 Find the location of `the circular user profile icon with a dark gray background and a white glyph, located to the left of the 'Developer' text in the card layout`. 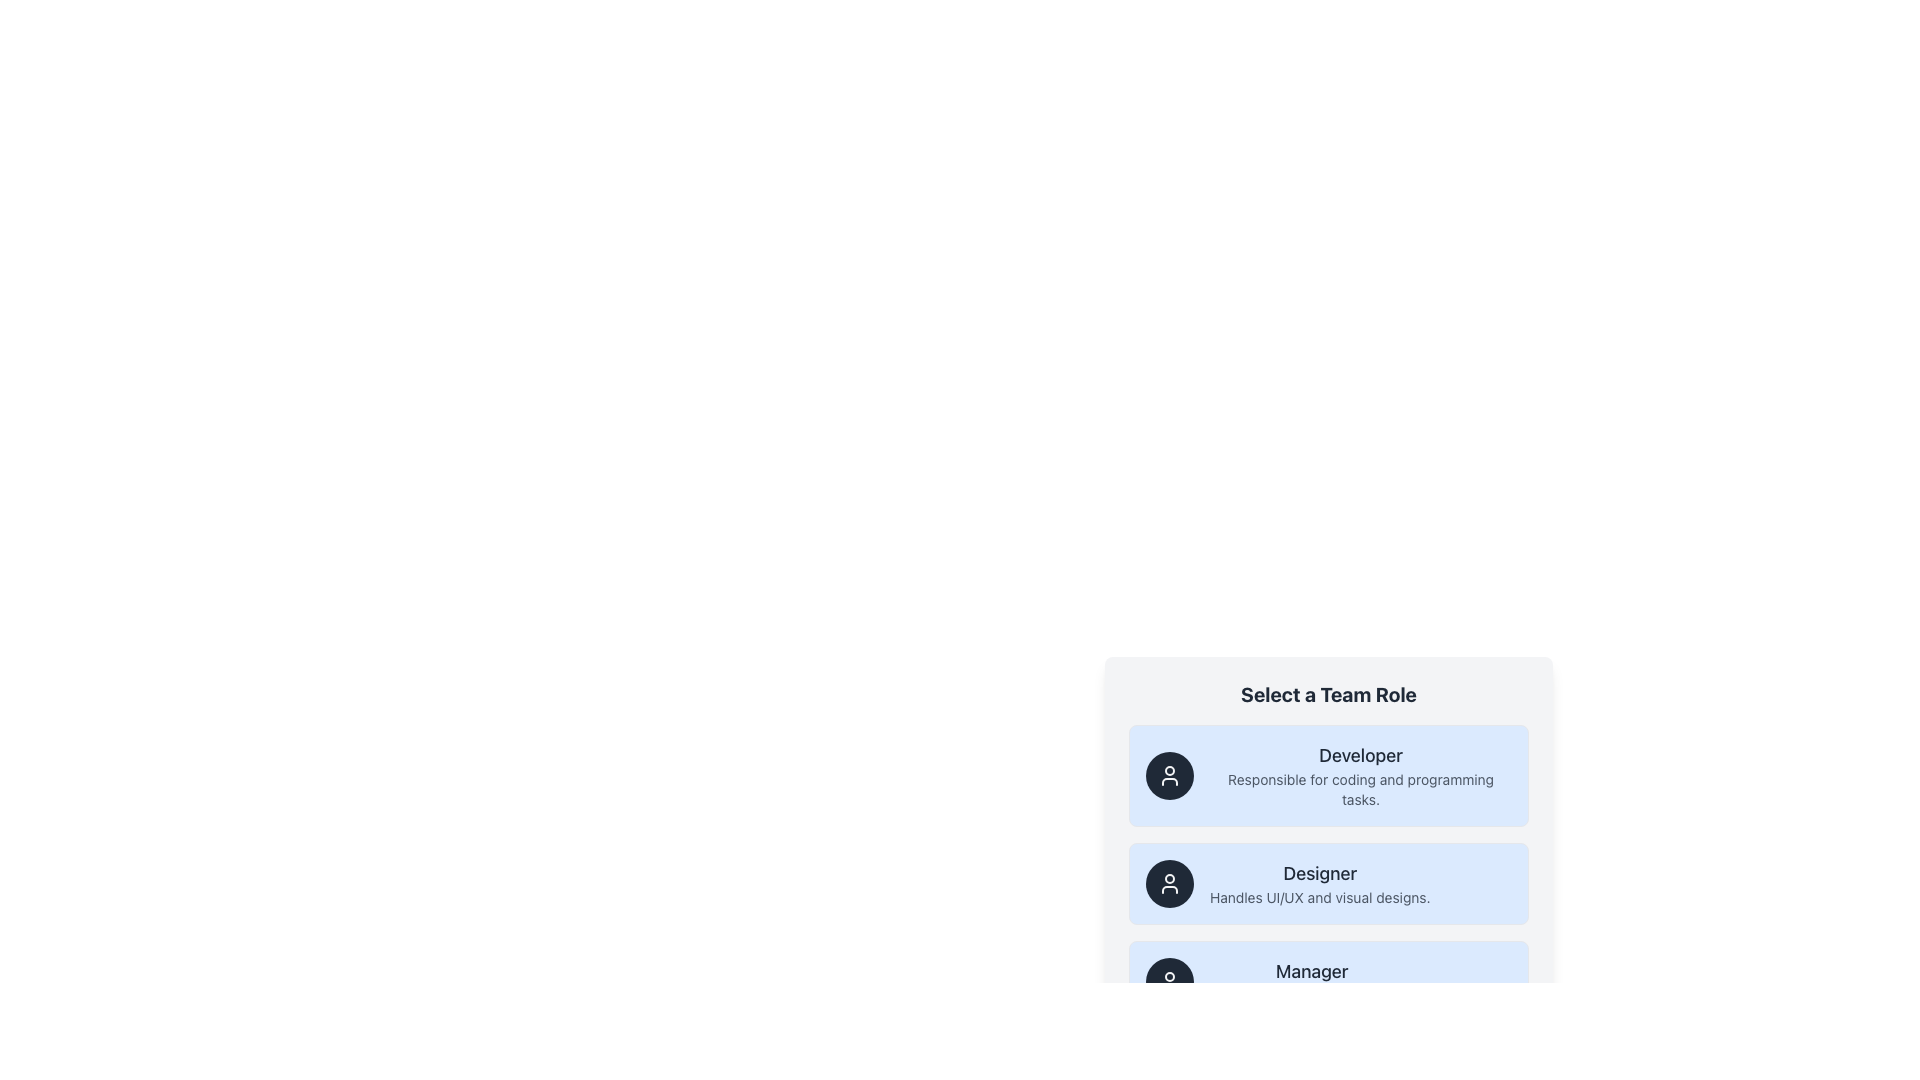

the circular user profile icon with a dark gray background and a white glyph, located to the left of the 'Developer' text in the card layout is located at coordinates (1170, 774).